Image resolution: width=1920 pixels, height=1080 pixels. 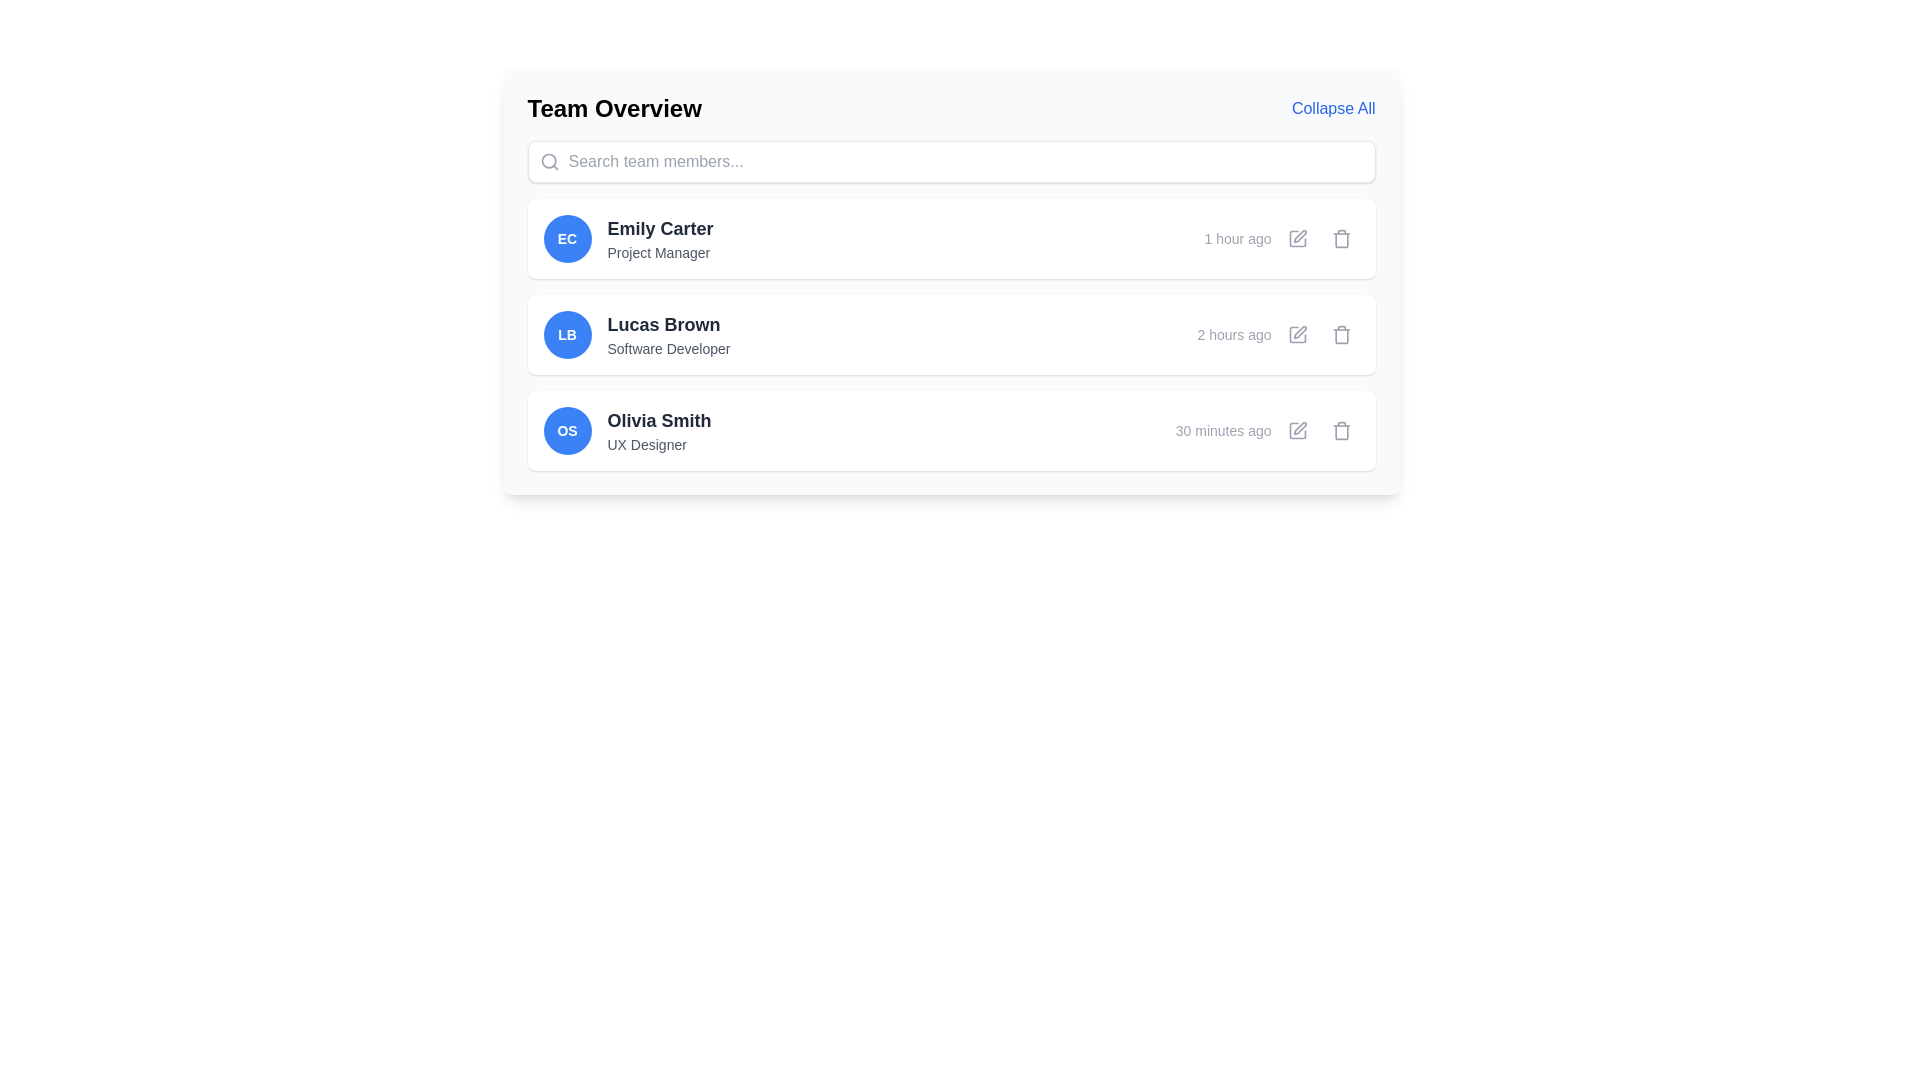 I want to click on the editing icon button located between '1 hour ago' and the trash bin icon in the row for 'Emily Carter' to initiate editing, so click(x=1297, y=238).